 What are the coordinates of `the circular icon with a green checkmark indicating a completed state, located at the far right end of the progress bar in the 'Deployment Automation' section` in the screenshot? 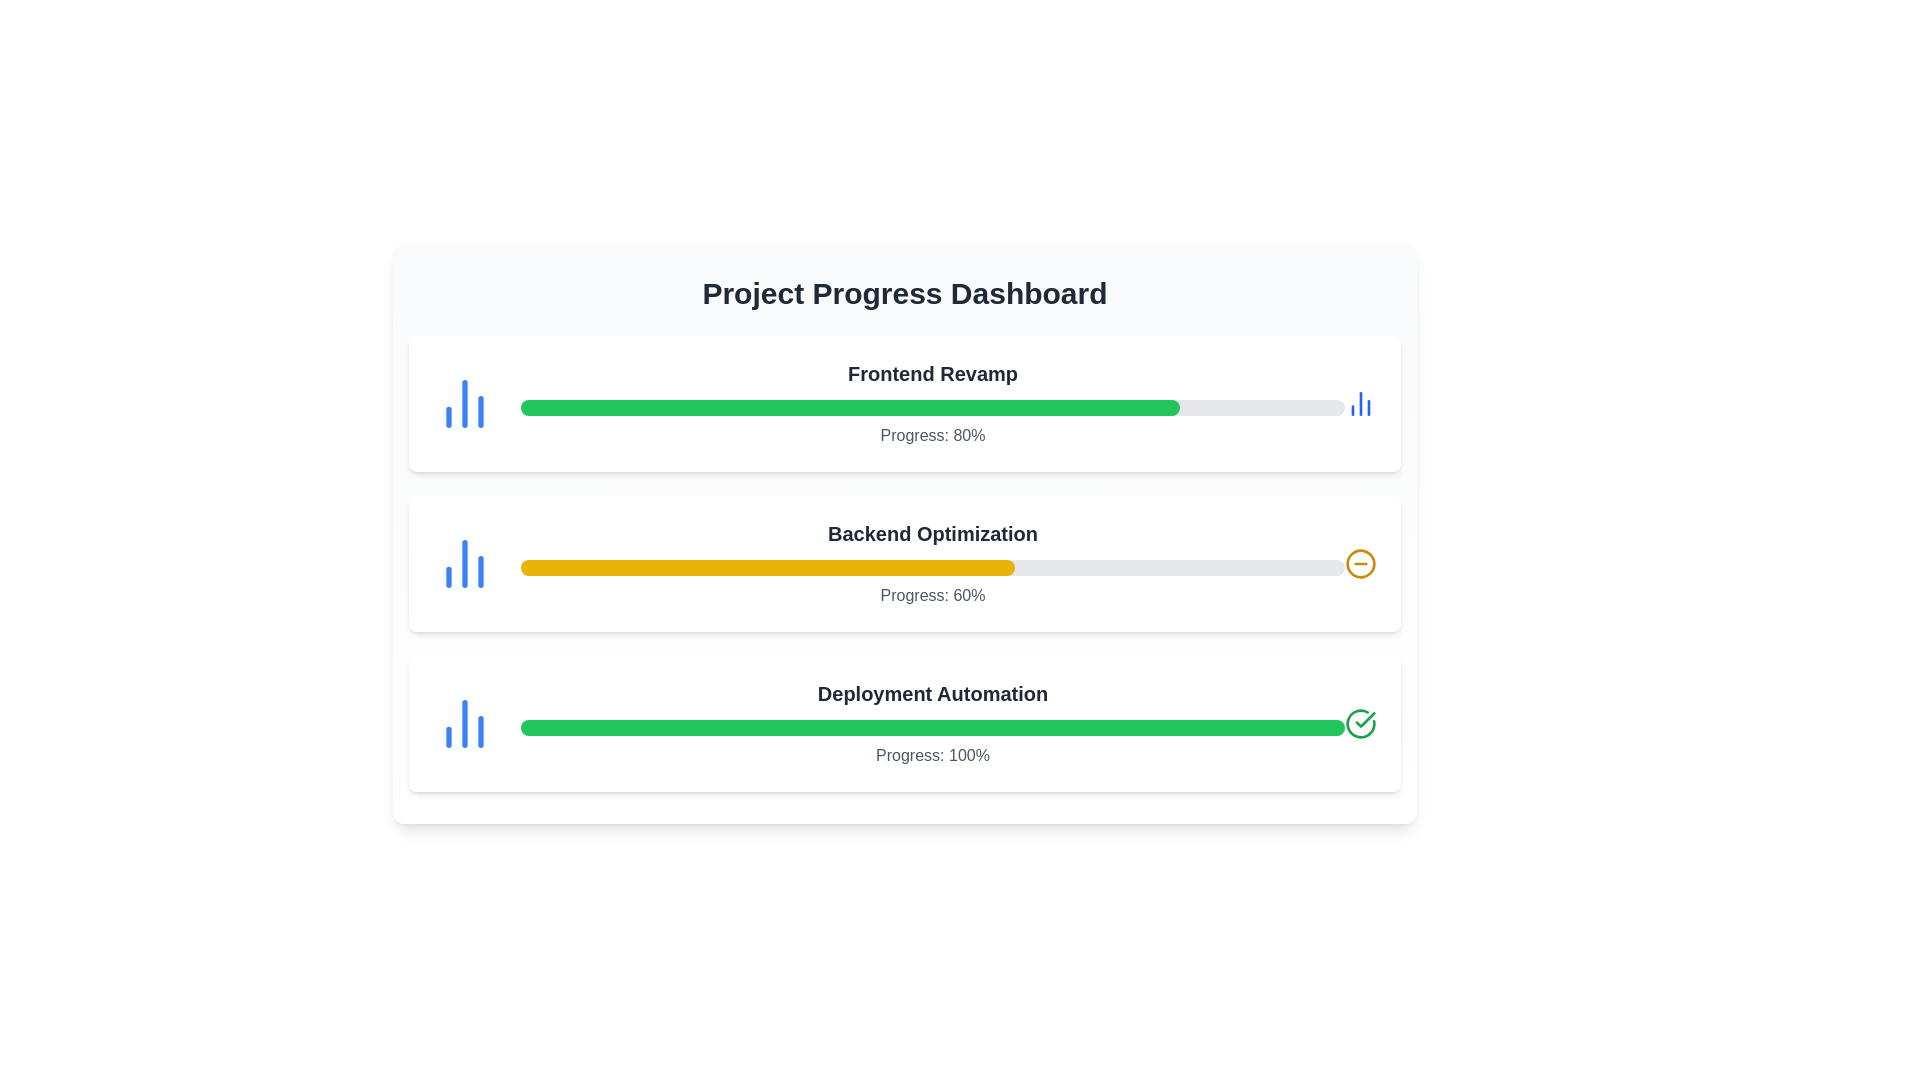 It's located at (1360, 724).